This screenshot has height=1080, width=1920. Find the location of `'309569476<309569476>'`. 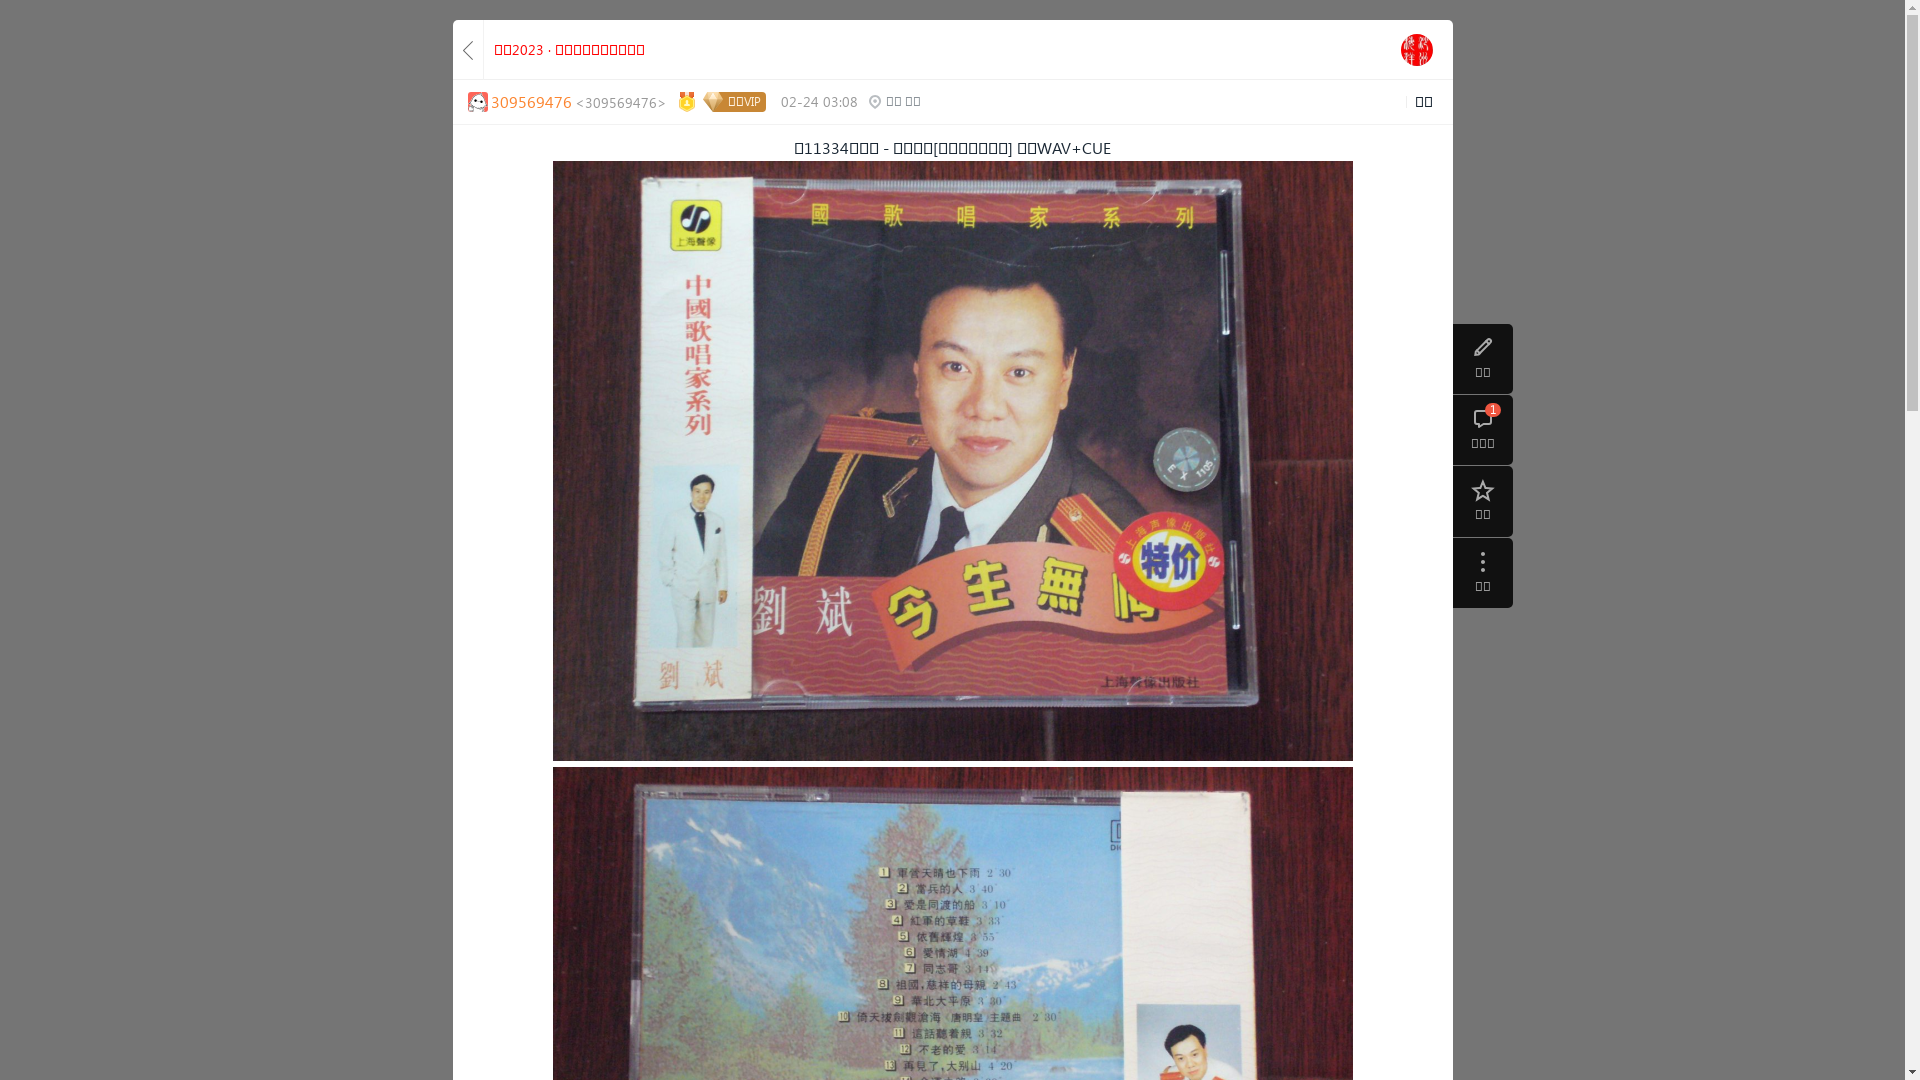

'309569476<309569476>' is located at coordinates (566, 101).